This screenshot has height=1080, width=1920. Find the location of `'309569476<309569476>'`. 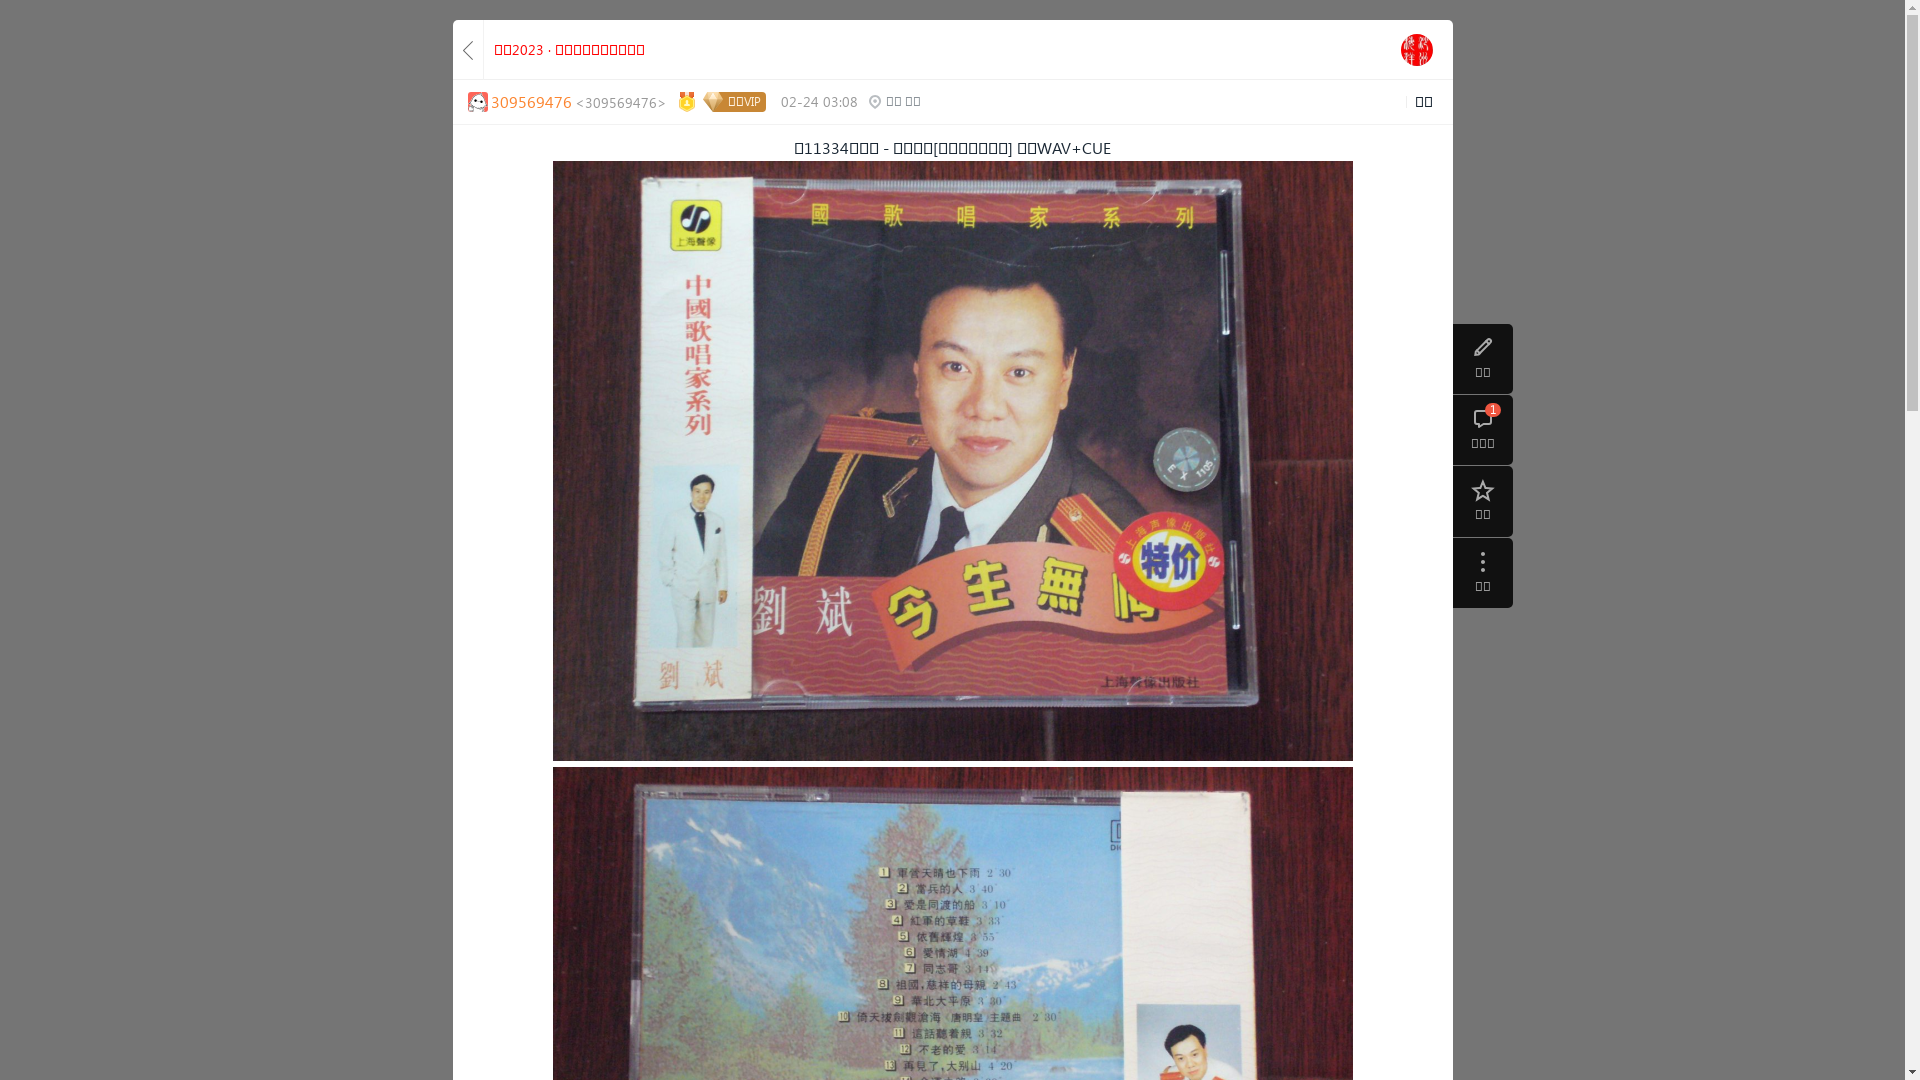

'309569476<309569476>' is located at coordinates (566, 101).